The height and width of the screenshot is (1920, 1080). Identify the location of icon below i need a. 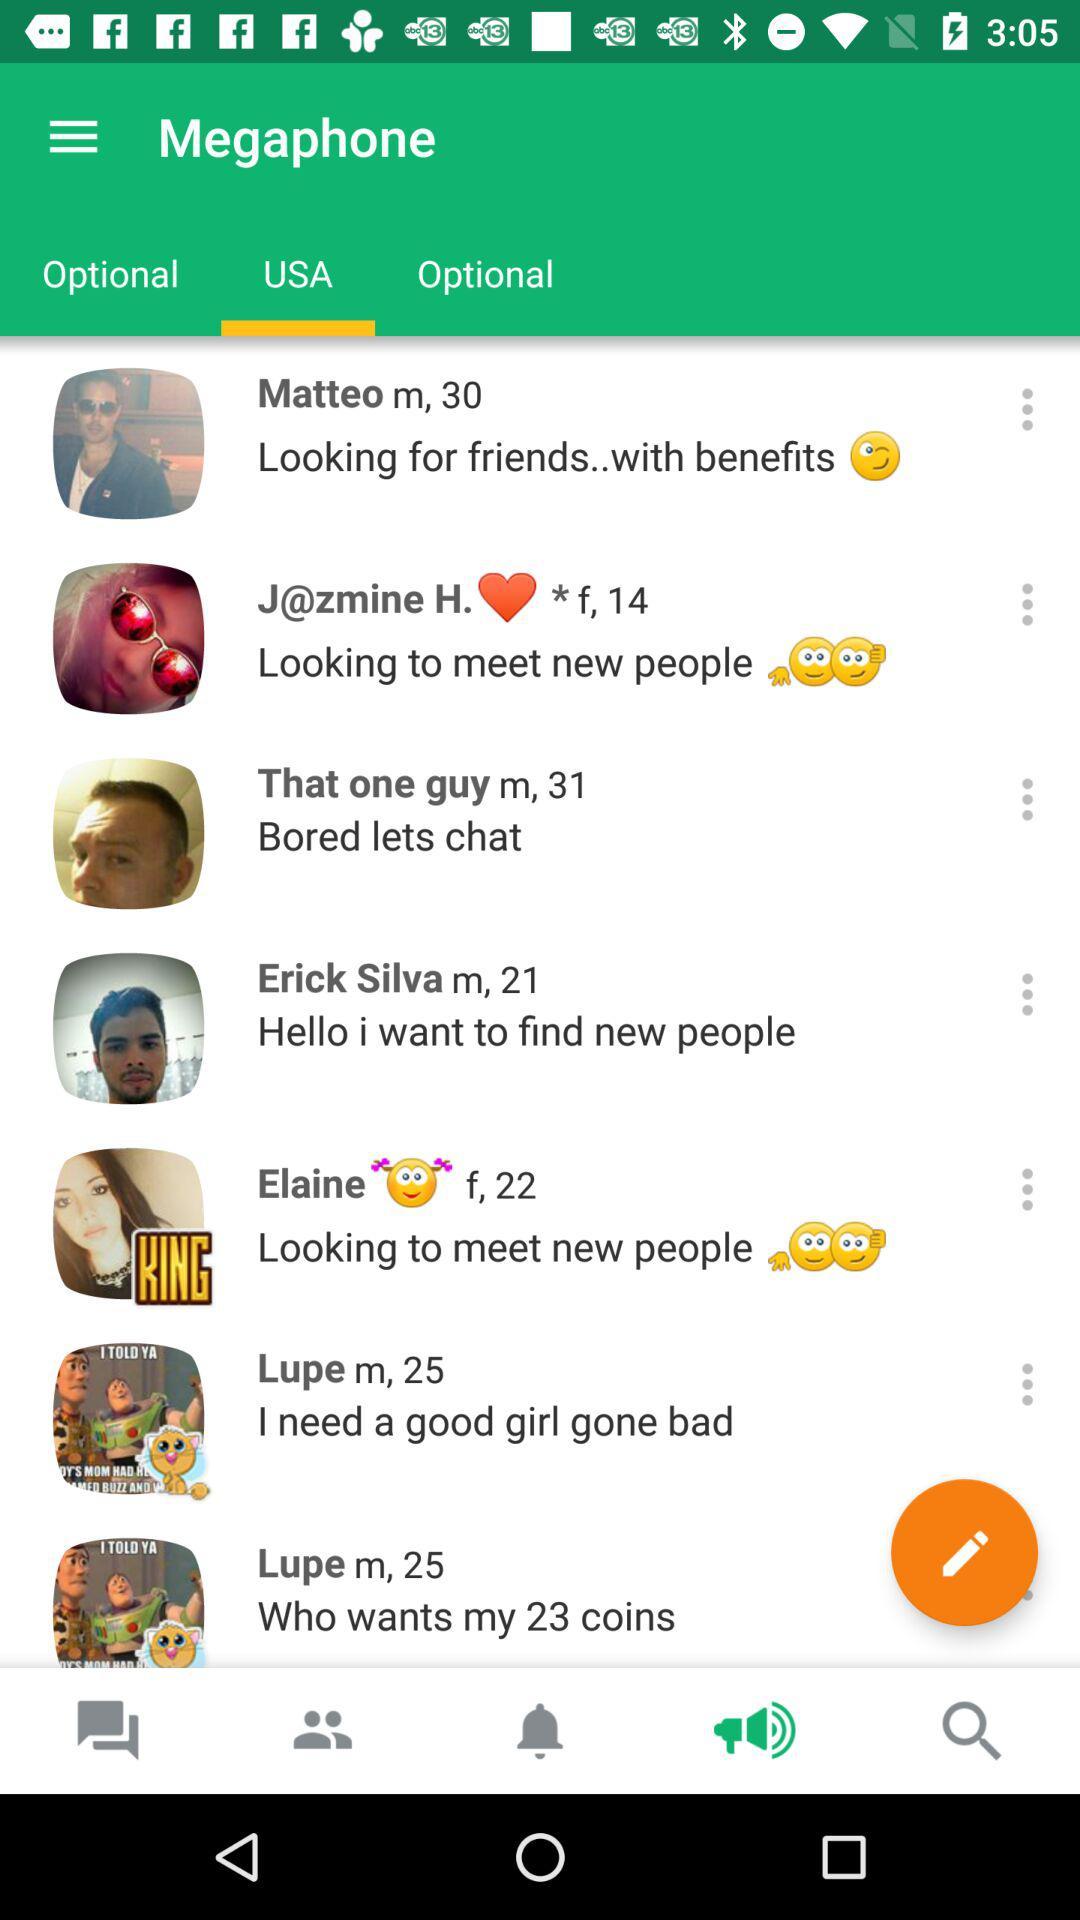
(963, 1551).